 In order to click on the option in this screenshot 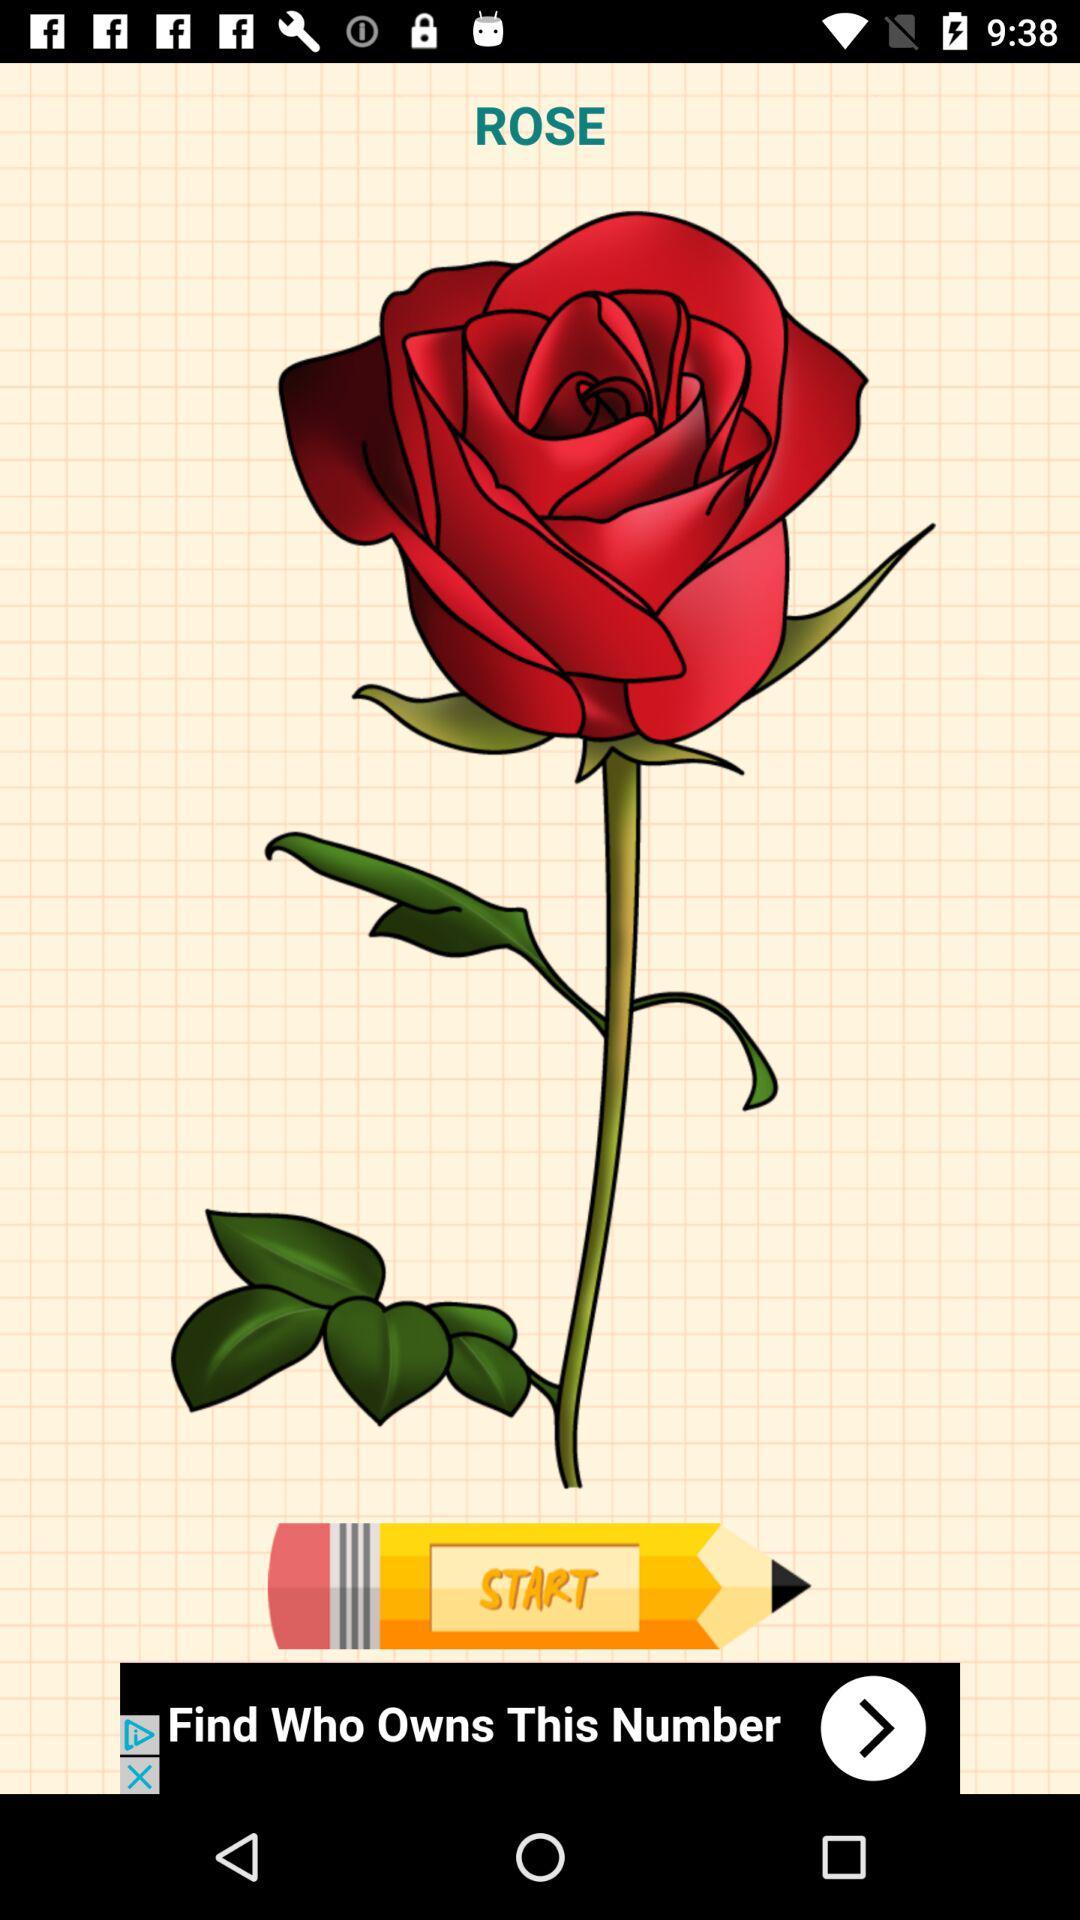, I will do `click(540, 1727)`.